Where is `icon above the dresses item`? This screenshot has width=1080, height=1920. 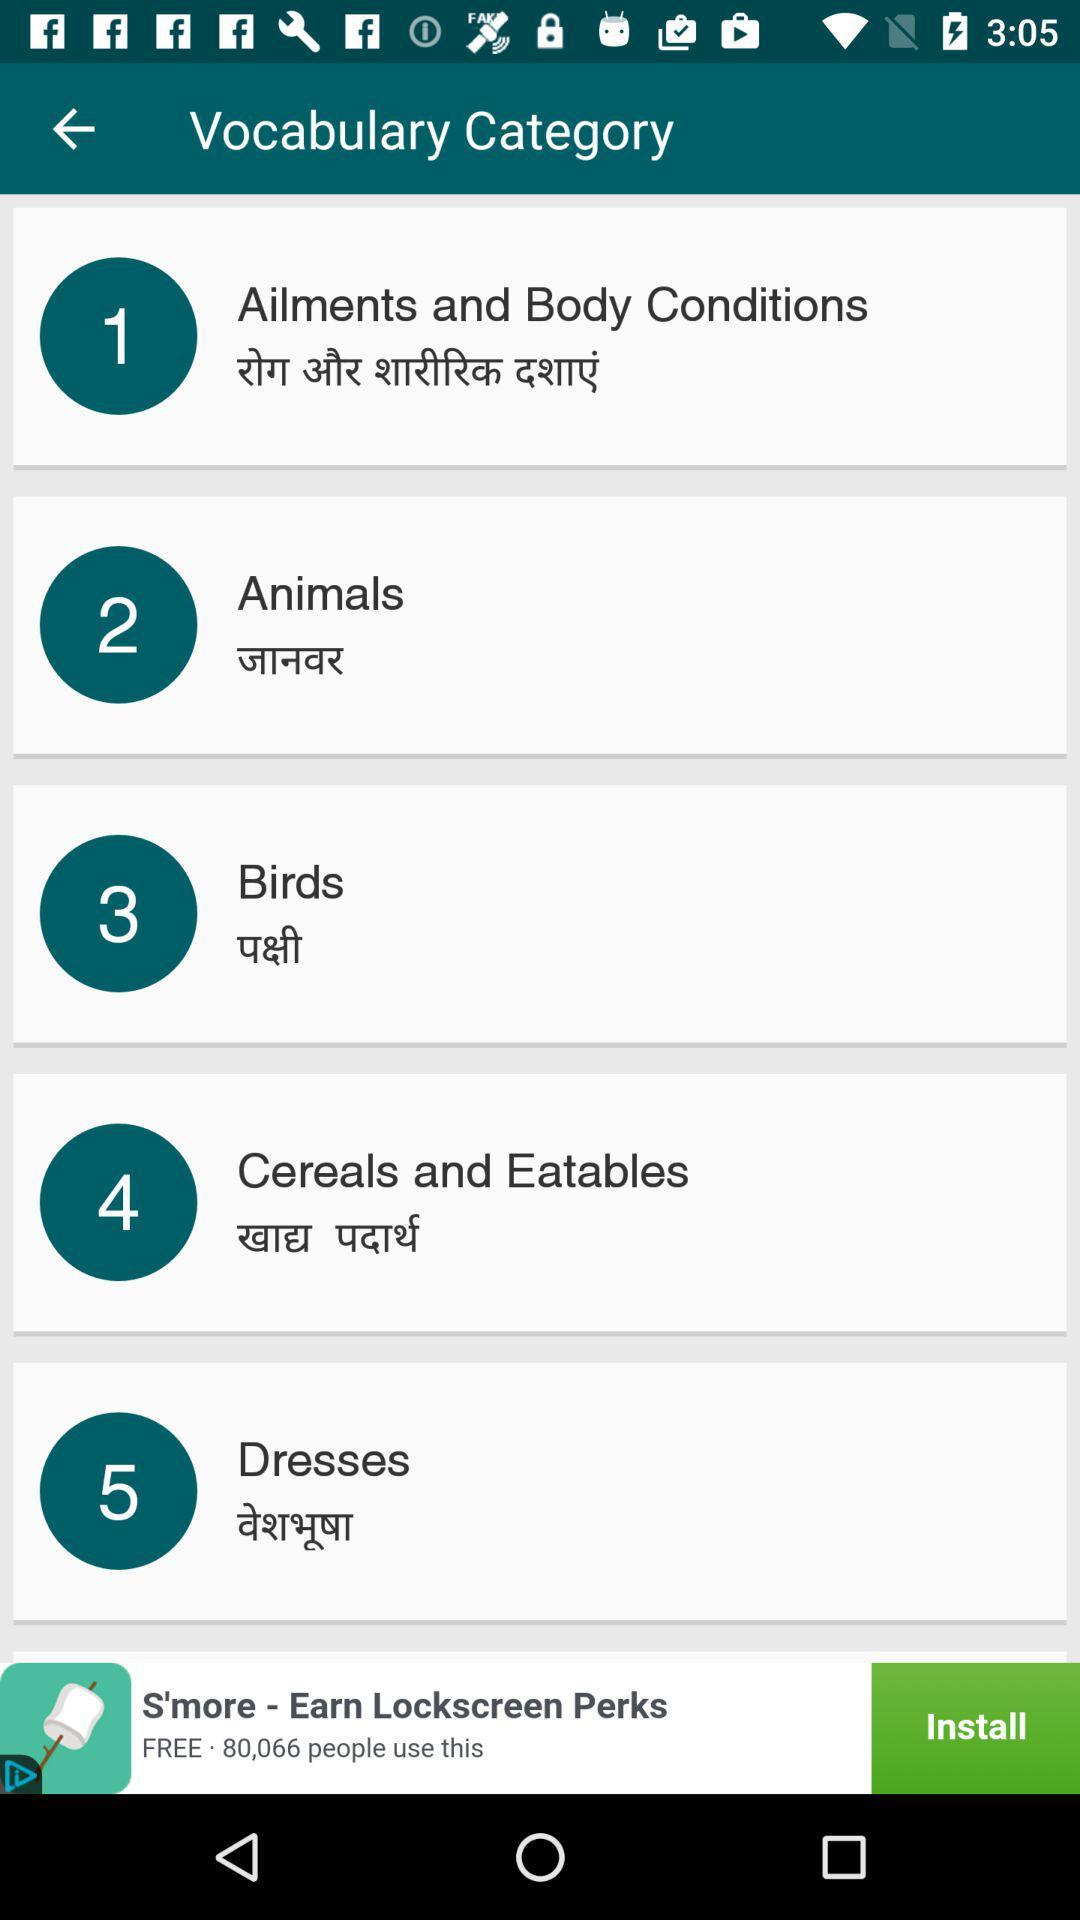
icon above the dresses item is located at coordinates (327, 1235).